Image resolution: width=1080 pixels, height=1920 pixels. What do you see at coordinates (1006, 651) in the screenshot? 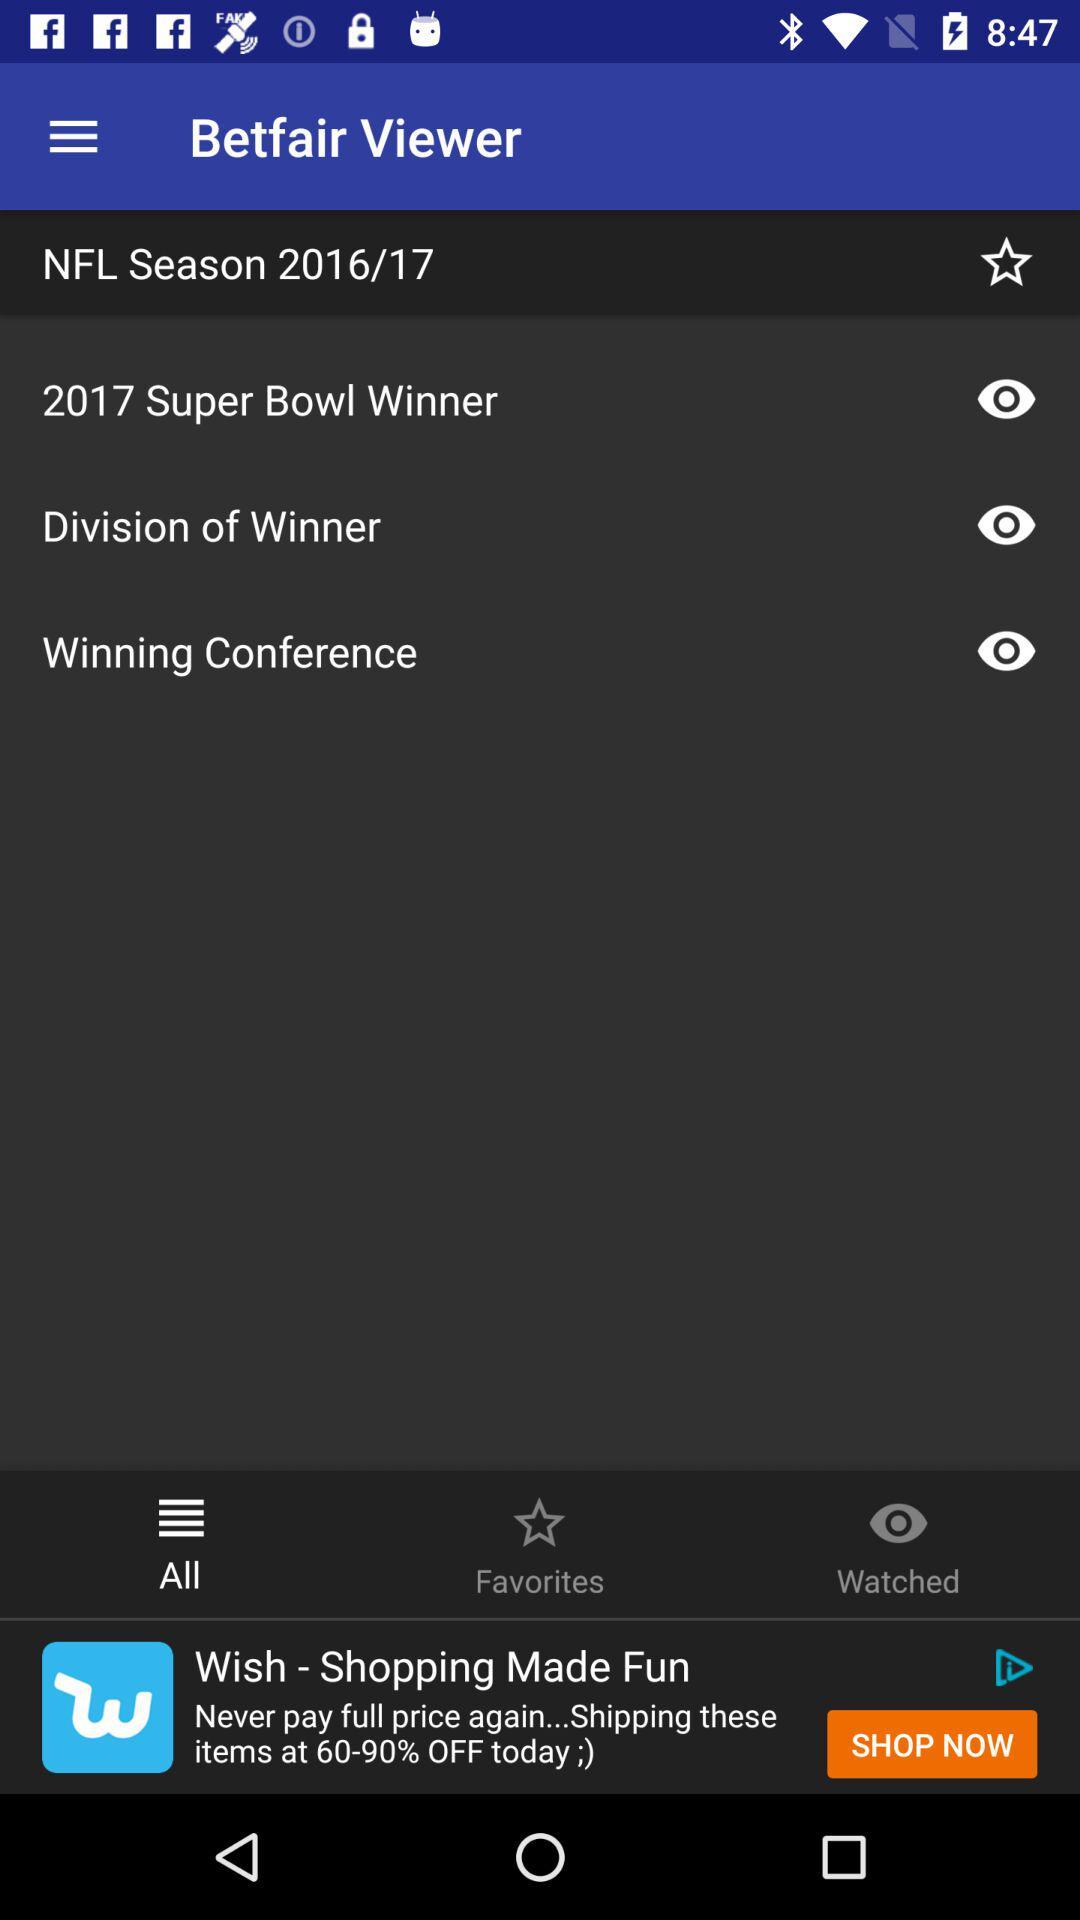
I see `look more closely at the winning conference tab` at bounding box center [1006, 651].